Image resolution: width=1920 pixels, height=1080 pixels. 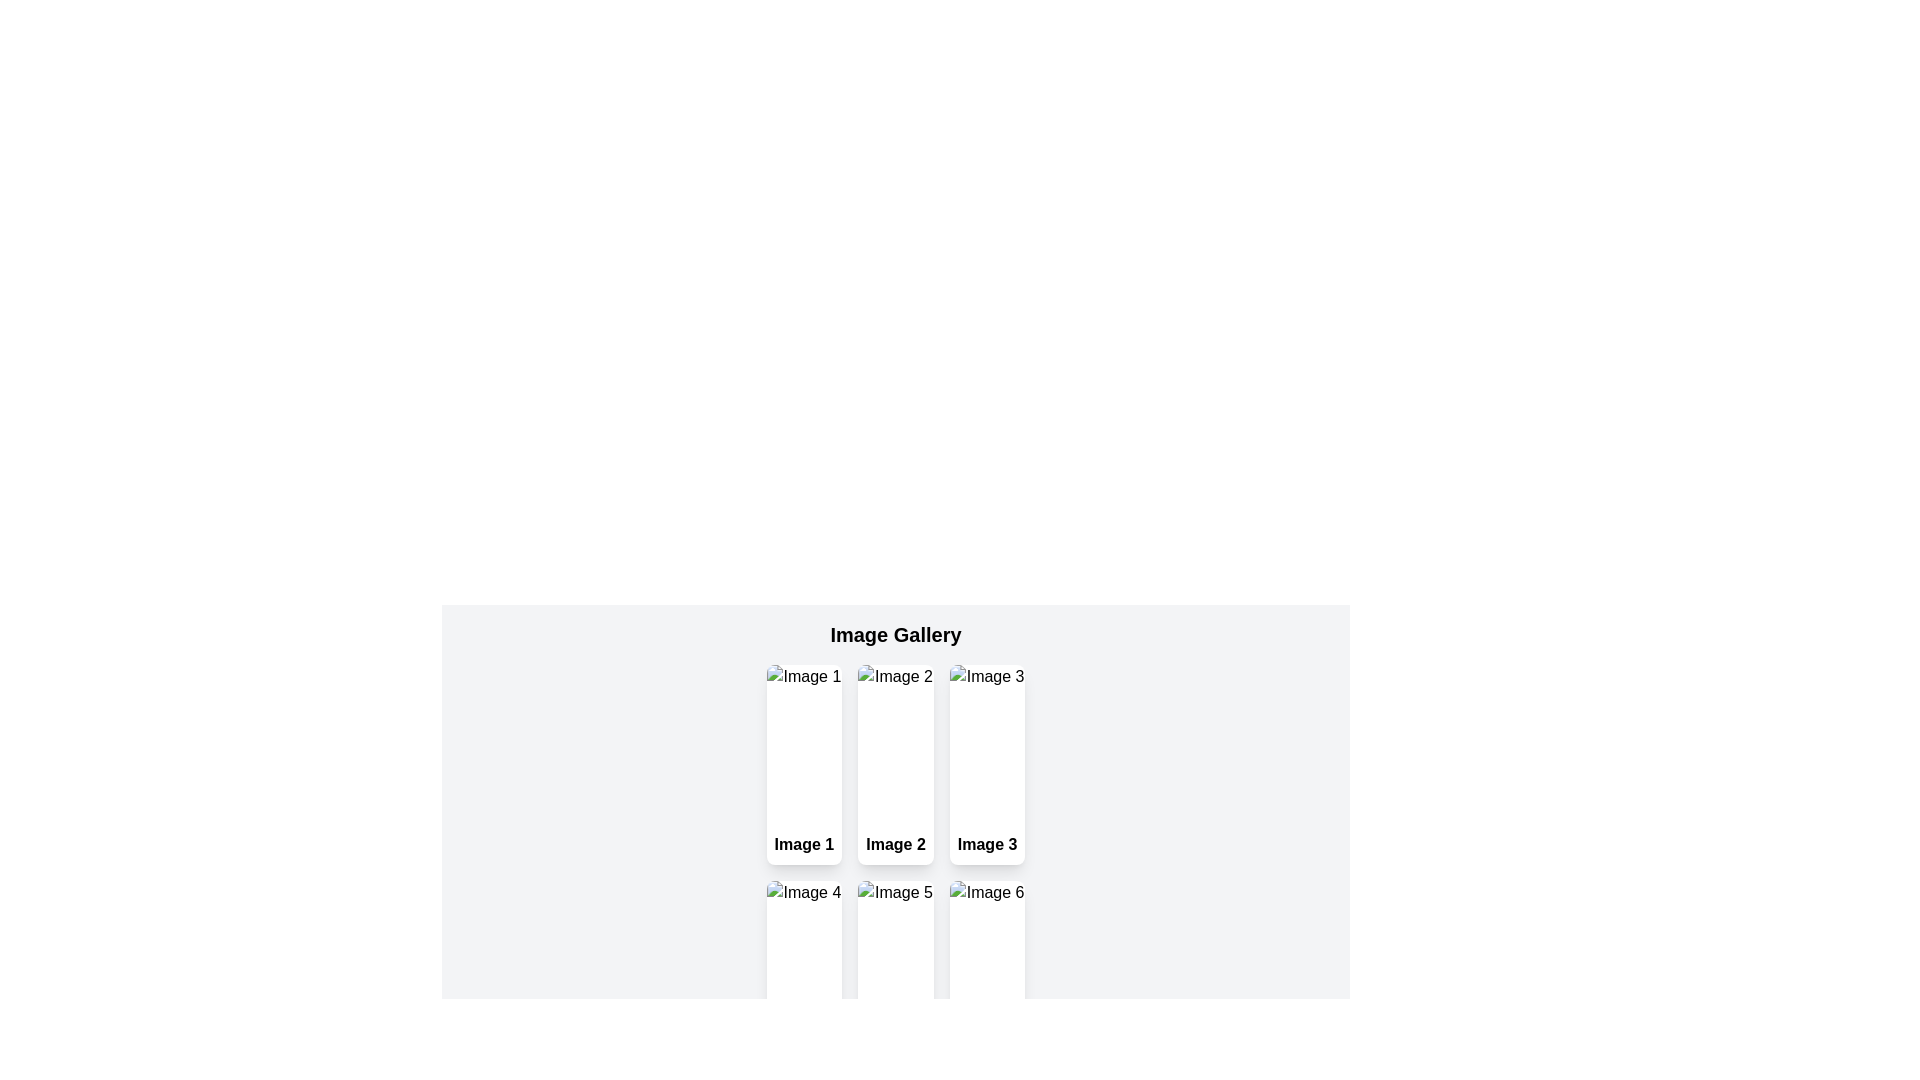 What do you see at coordinates (895, 844) in the screenshot?
I see `the bold text label displaying 'Image 2', which is centered below the thumbnail image for 'Image 2' in the gallery layout` at bounding box center [895, 844].